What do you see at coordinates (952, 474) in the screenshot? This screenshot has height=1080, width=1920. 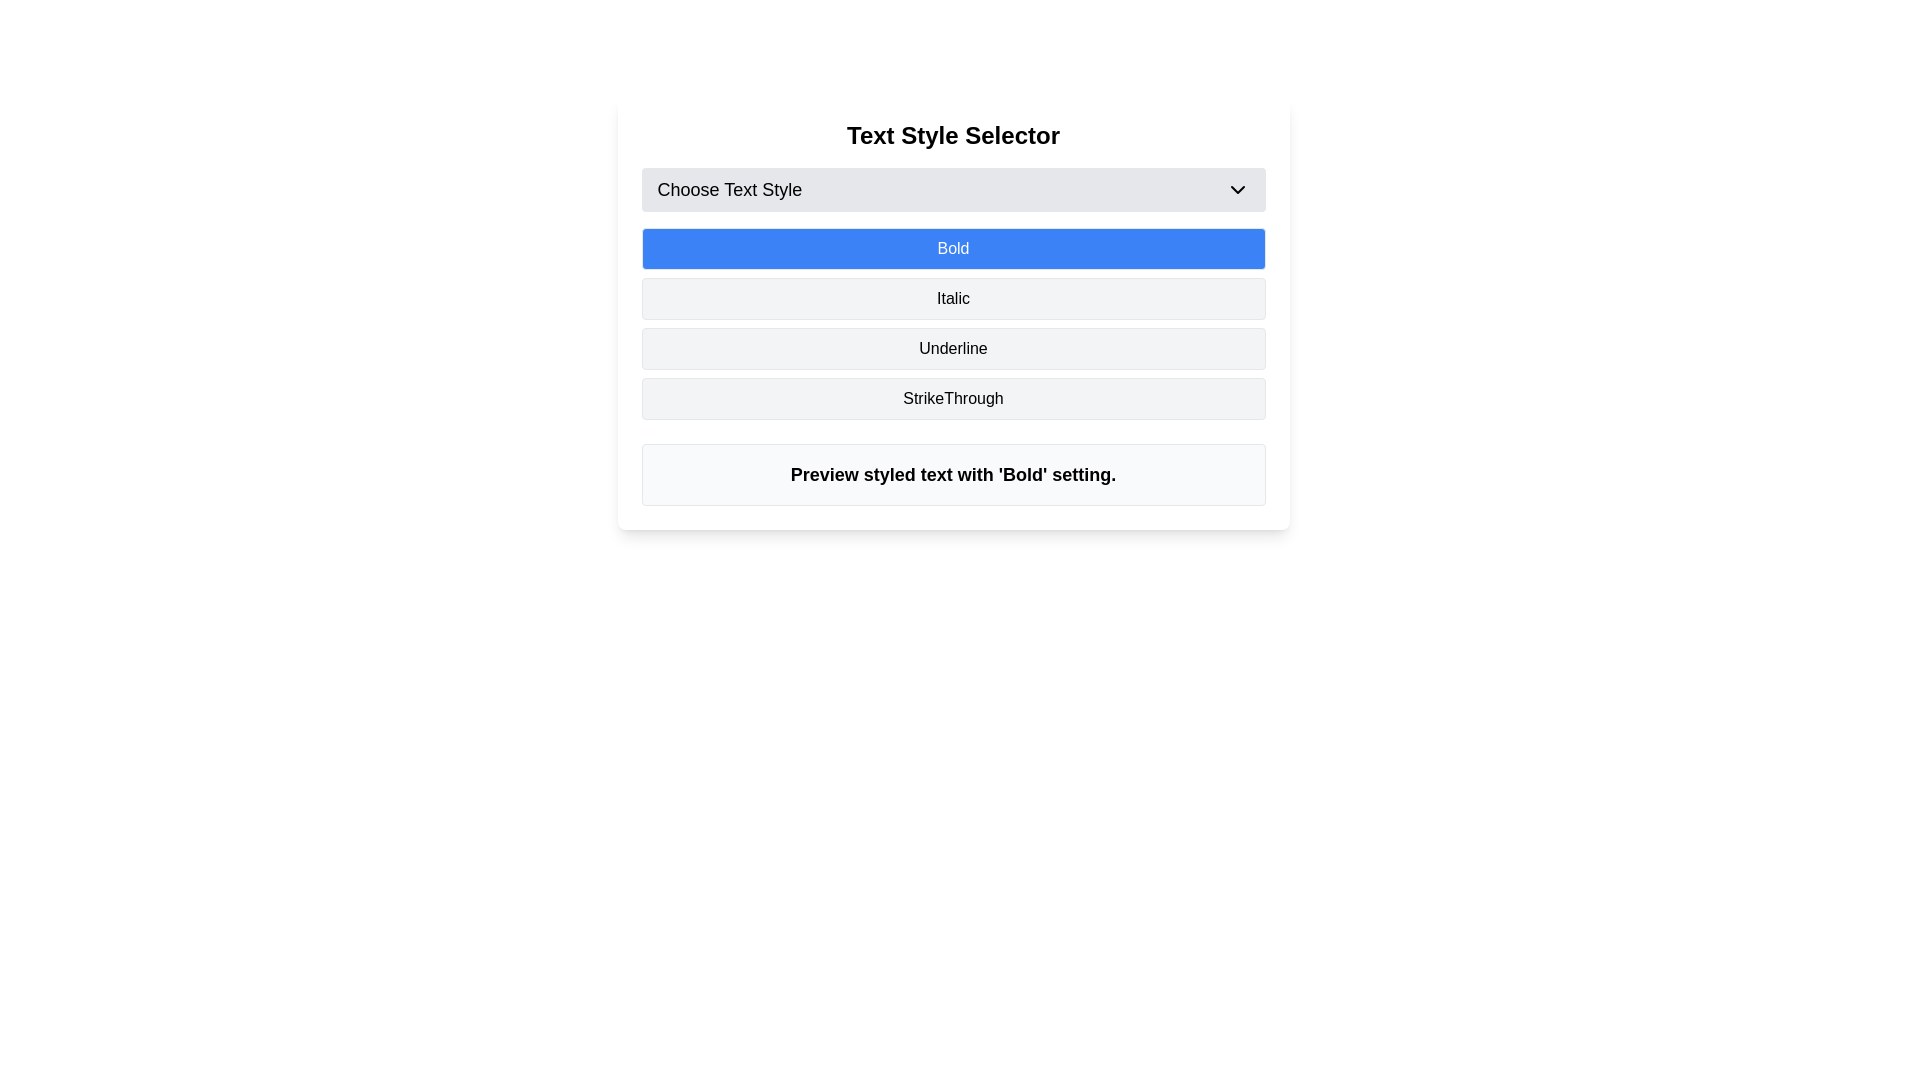 I see `the static text label displaying 'Preview styled text with 'Bold' setting.' which is located in a bordered area below the text style buttons` at bounding box center [952, 474].